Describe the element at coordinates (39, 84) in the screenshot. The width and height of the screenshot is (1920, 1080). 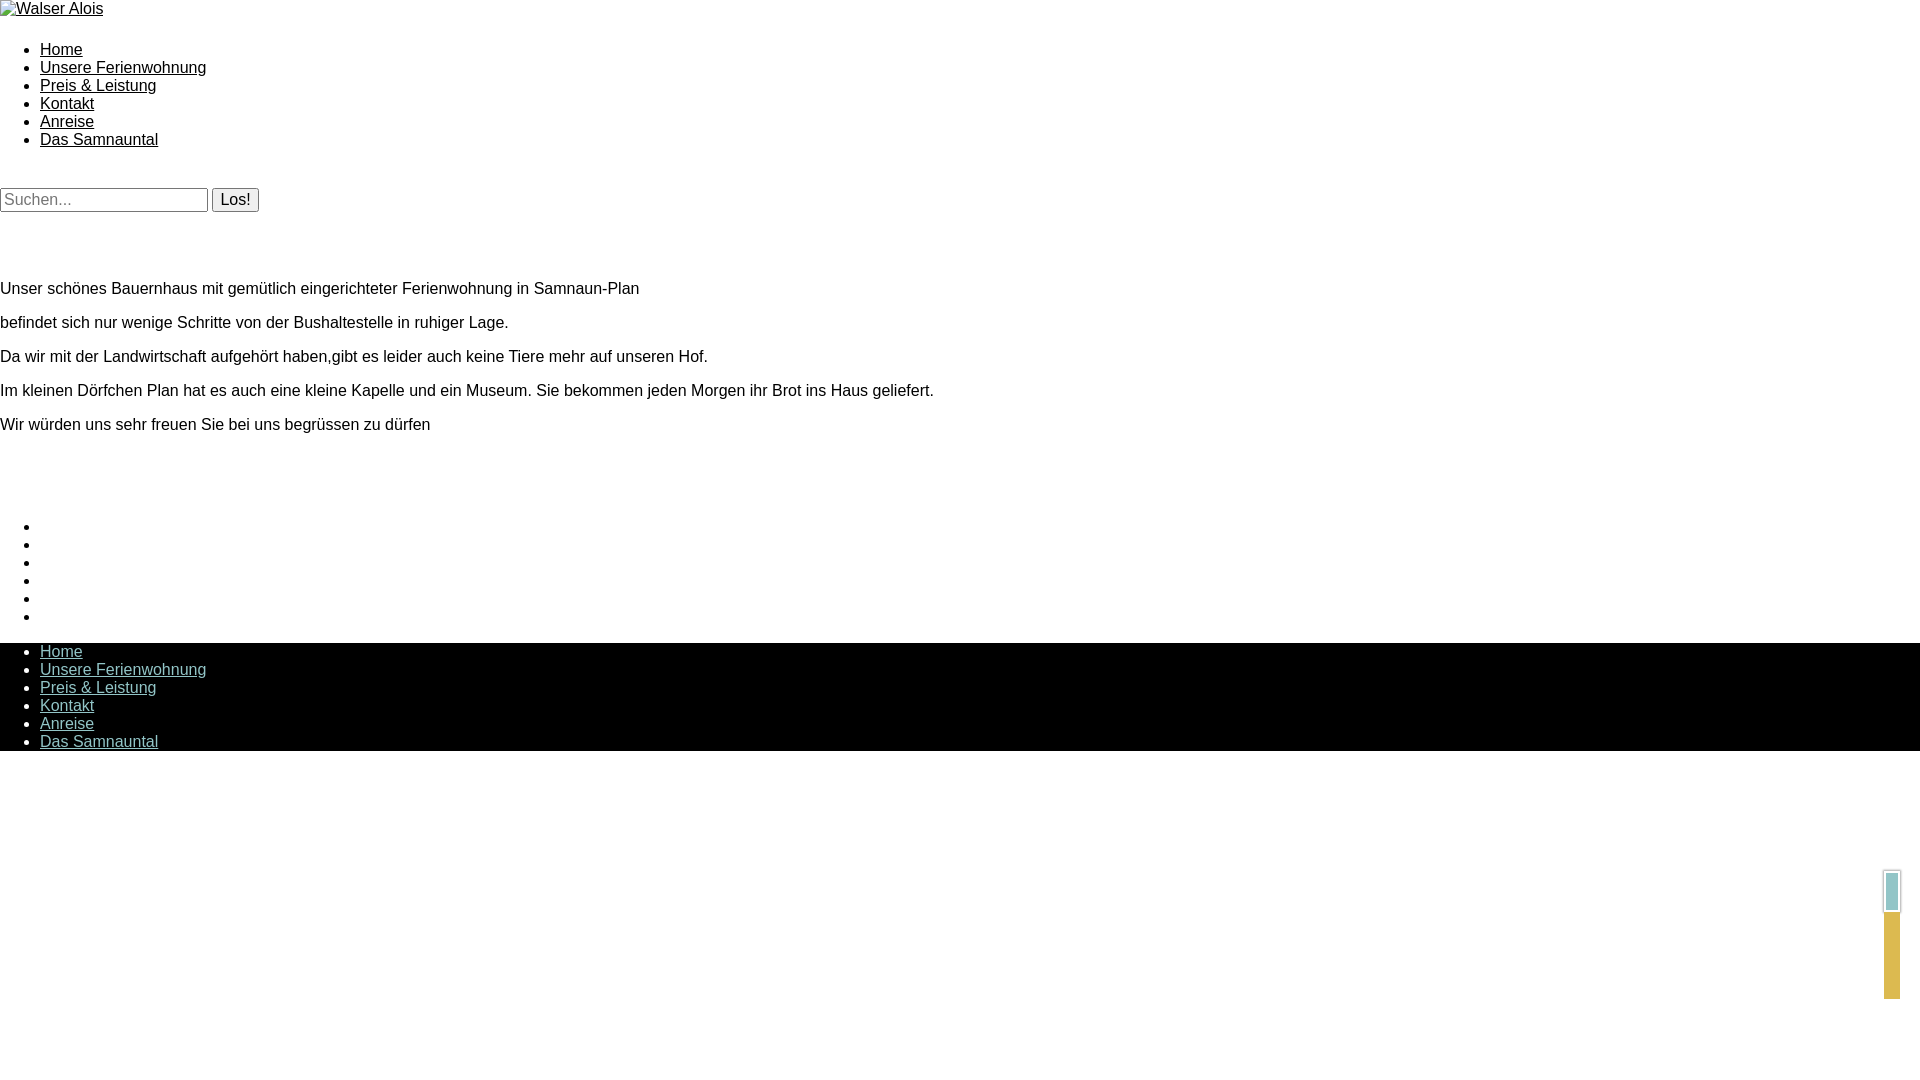
I see `'Preis & Leistung'` at that location.